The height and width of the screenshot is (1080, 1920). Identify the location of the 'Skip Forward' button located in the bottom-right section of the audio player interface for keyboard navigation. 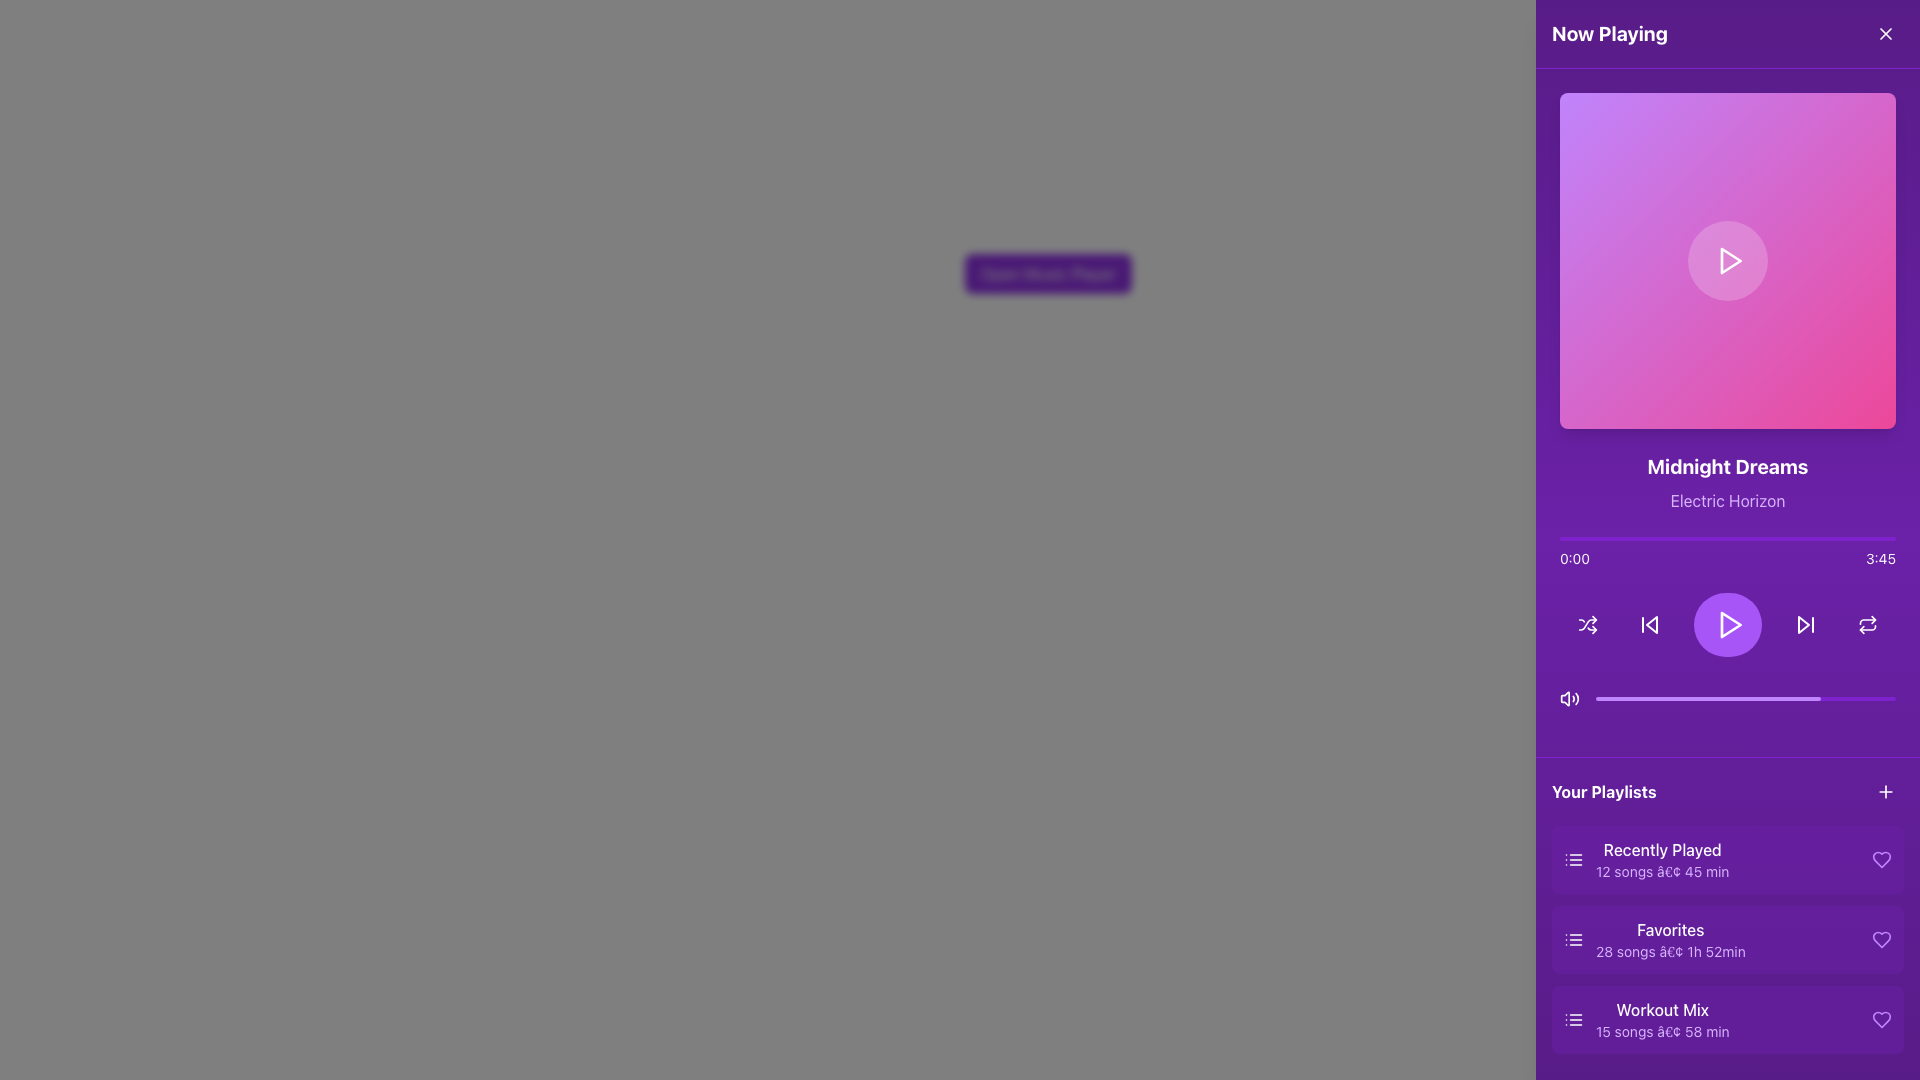
(1805, 623).